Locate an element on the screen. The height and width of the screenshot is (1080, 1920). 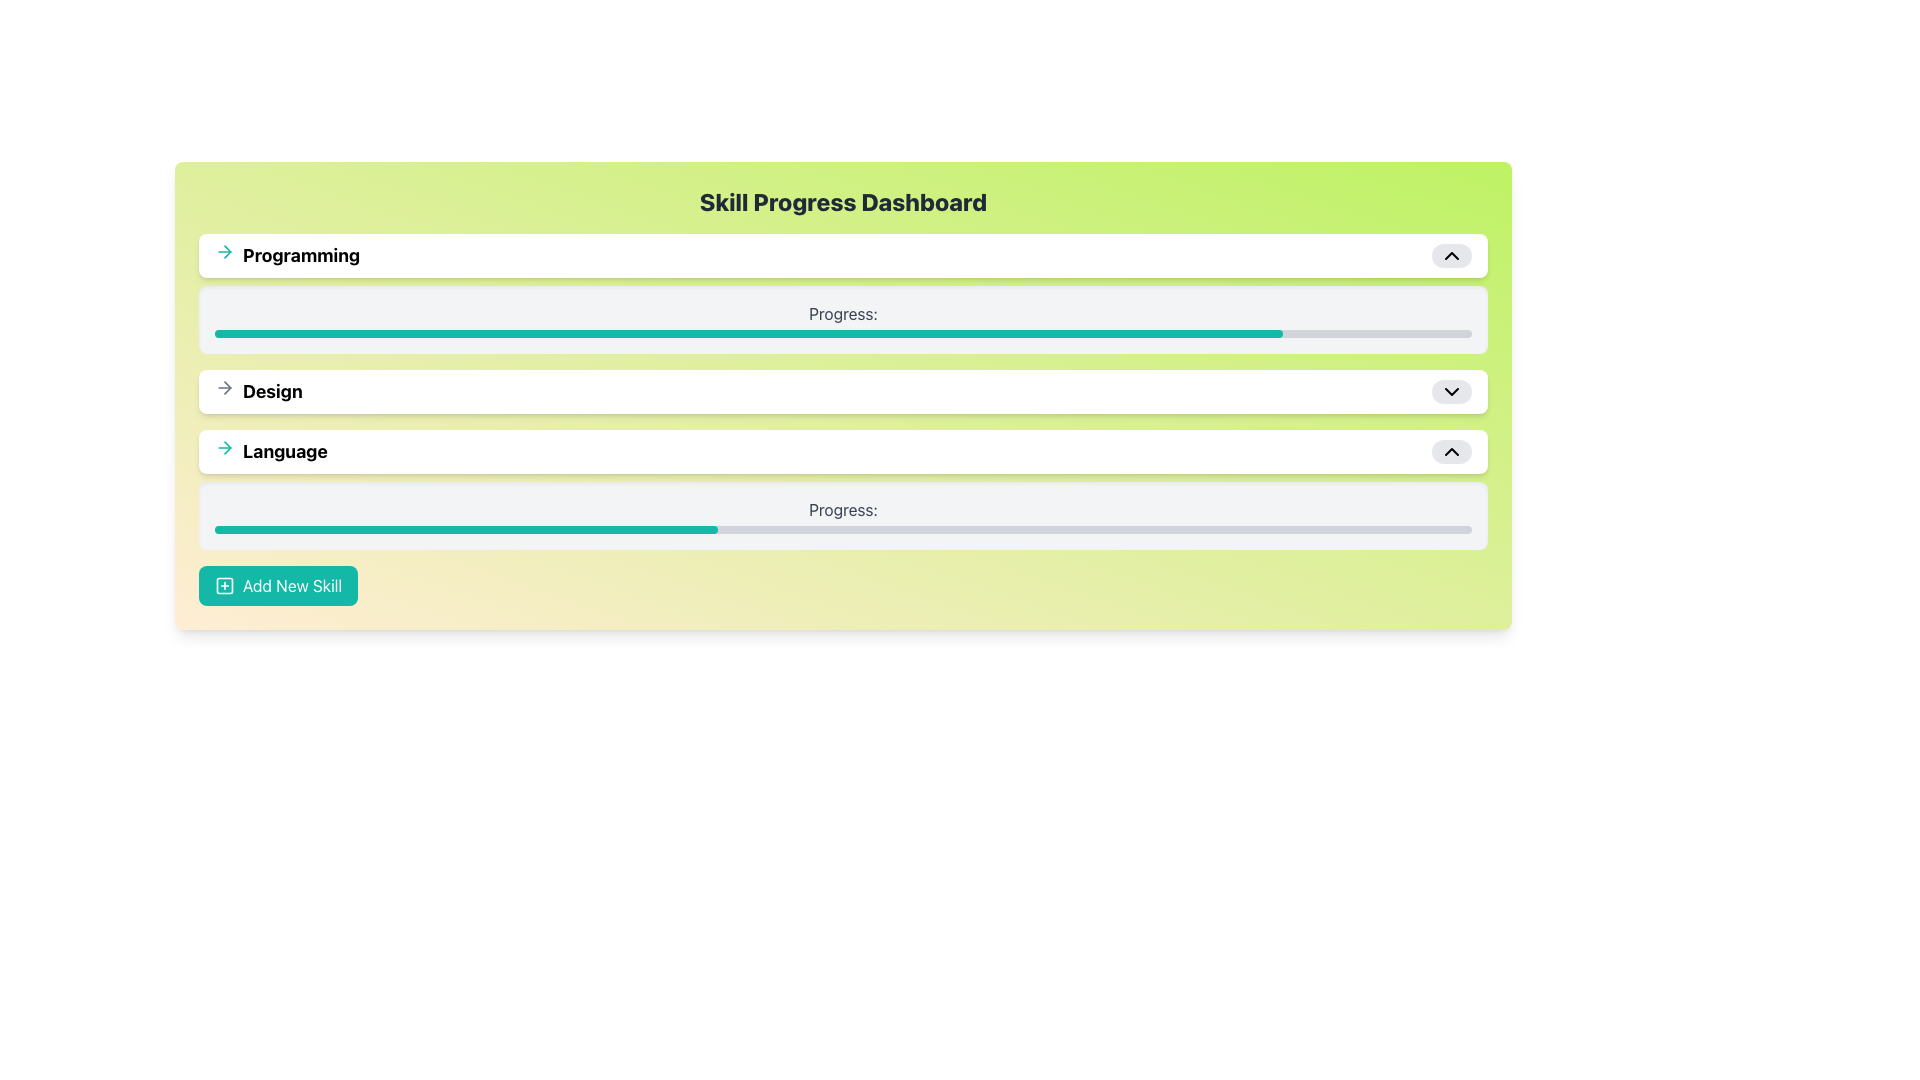
the arrow icon located at the far left of the header in the 'Programming' module of the 'Skill Progress Dashboard' is located at coordinates (225, 250).